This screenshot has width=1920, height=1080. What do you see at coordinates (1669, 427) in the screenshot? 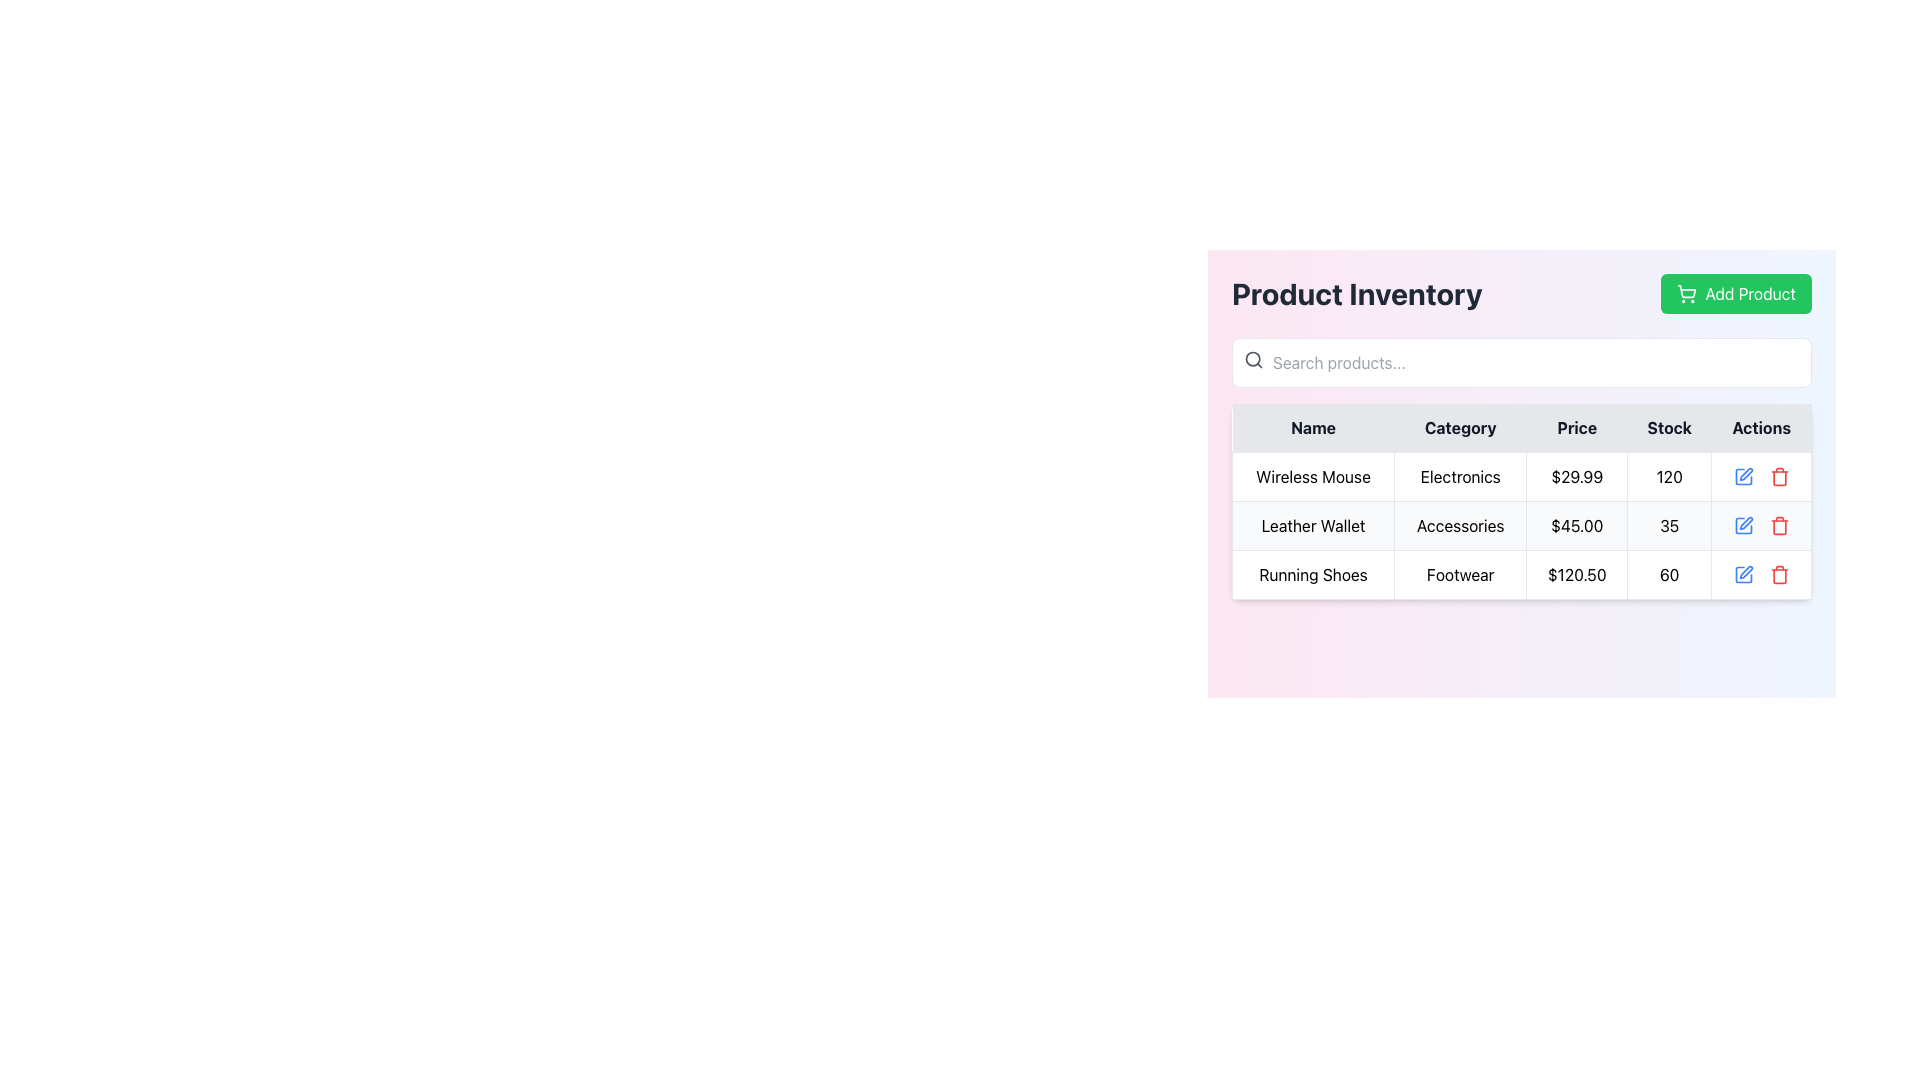
I see `the Text Label indicating stock quantity located as the fourth column header in the table, positioned between 'Price' and 'Actions'` at bounding box center [1669, 427].